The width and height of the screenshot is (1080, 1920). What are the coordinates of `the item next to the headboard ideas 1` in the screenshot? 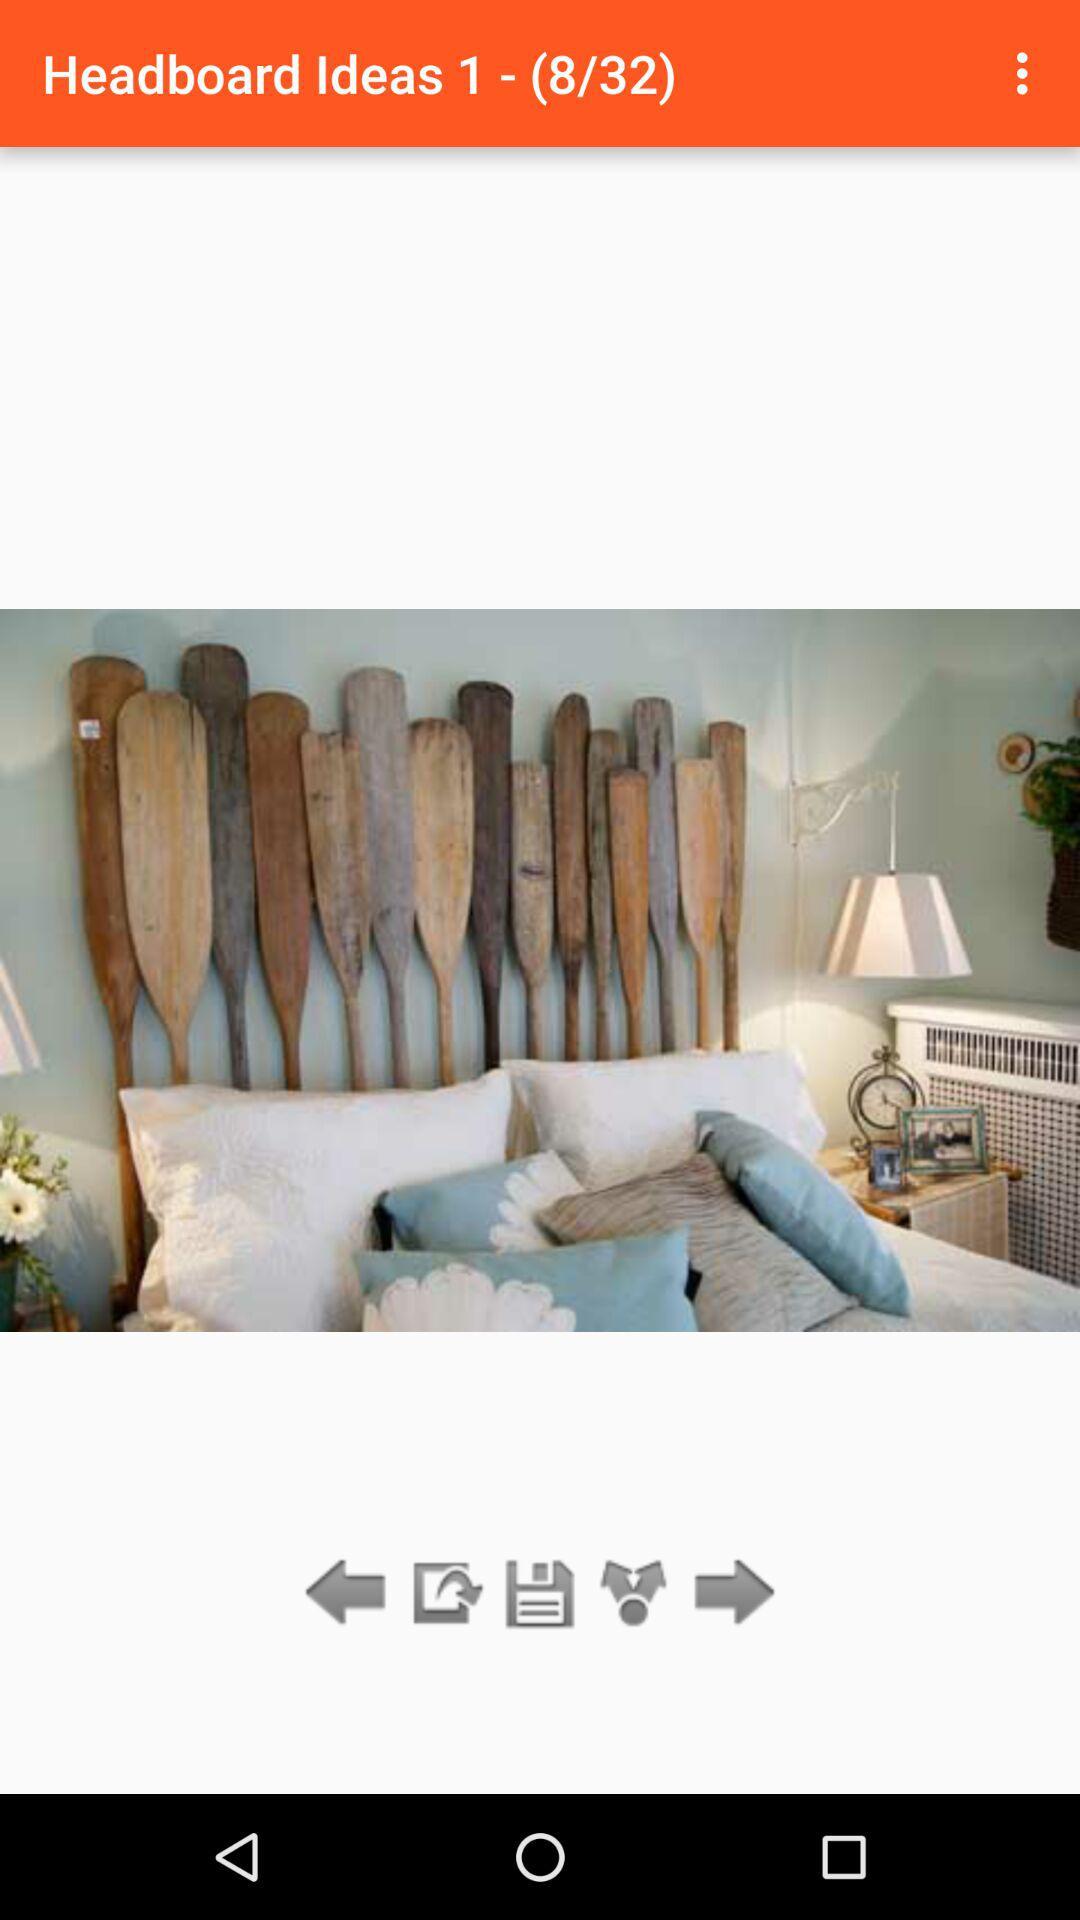 It's located at (1027, 73).